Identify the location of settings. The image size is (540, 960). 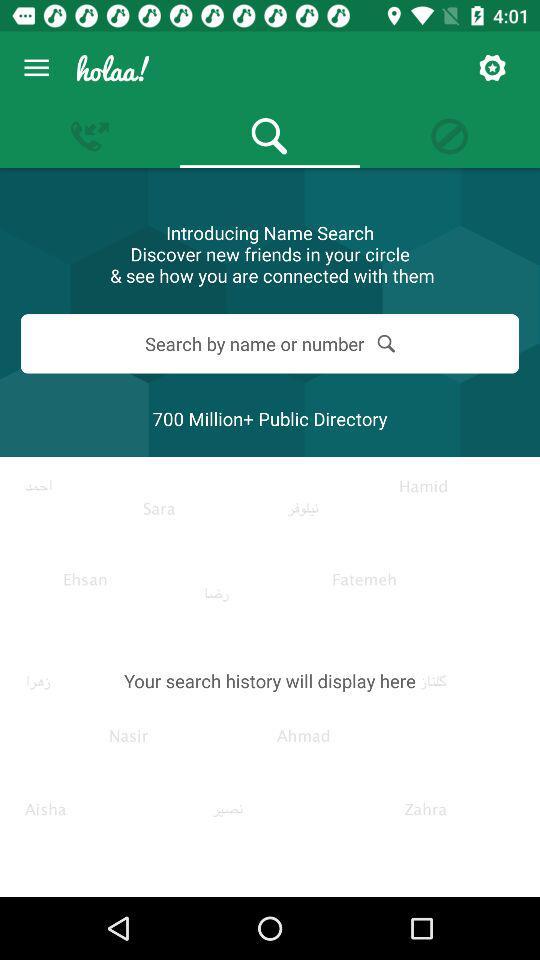
(491, 68).